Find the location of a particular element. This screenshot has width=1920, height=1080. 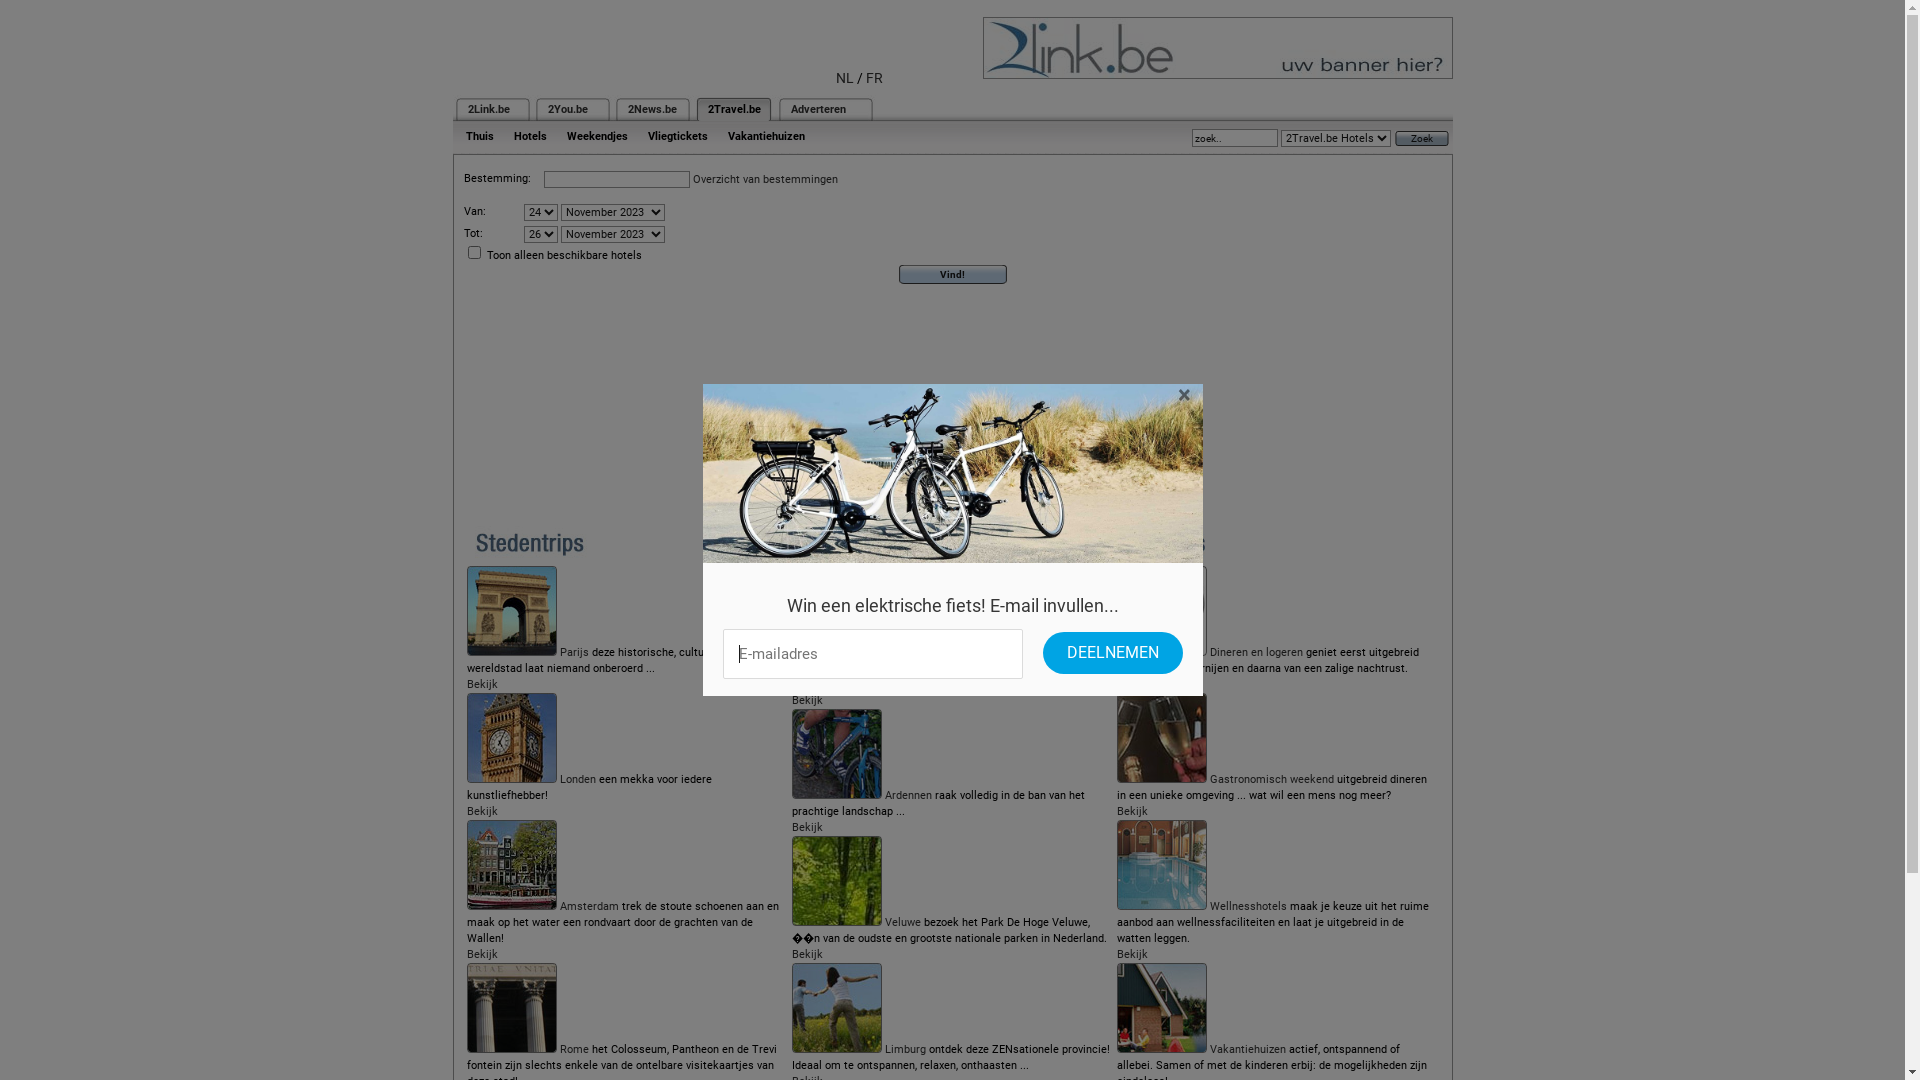

'Parijs' is located at coordinates (573, 652).